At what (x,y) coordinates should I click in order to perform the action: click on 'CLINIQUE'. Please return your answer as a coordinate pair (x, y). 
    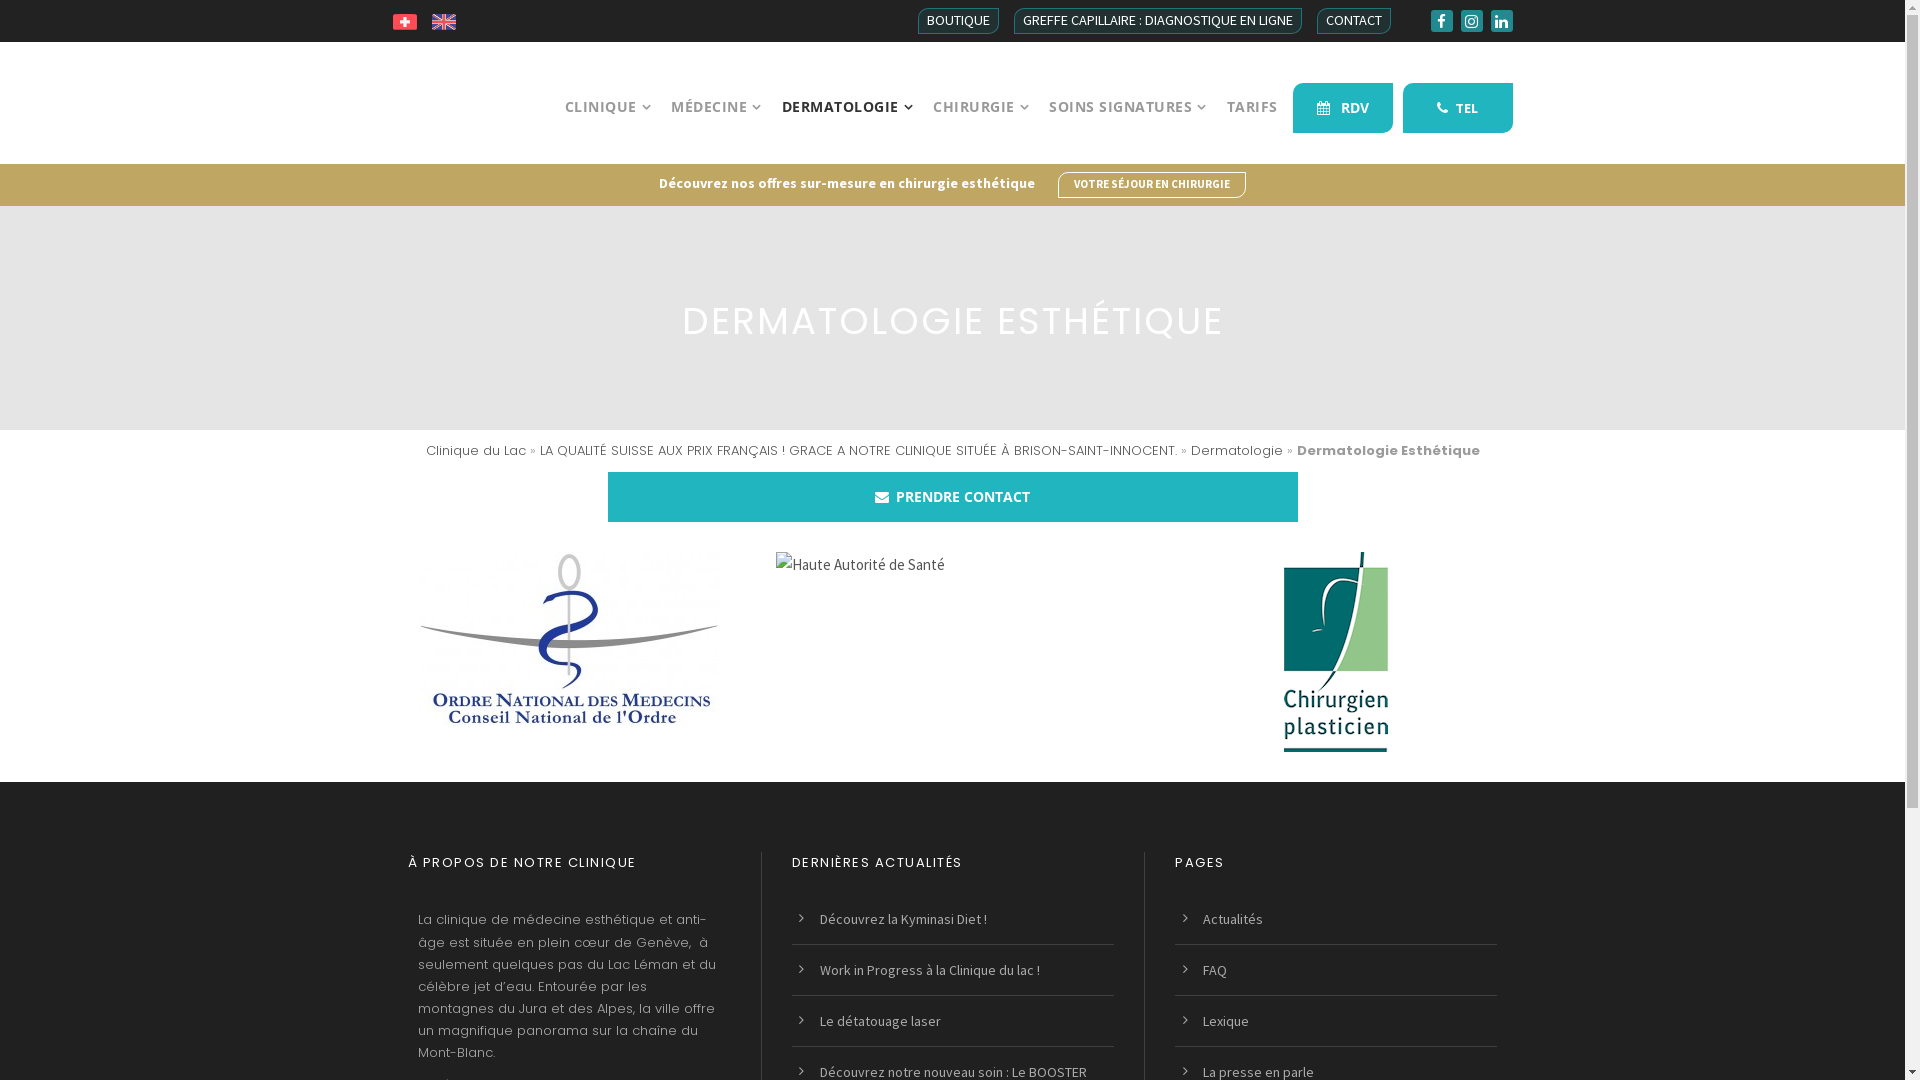
    Looking at the image, I should click on (606, 130).